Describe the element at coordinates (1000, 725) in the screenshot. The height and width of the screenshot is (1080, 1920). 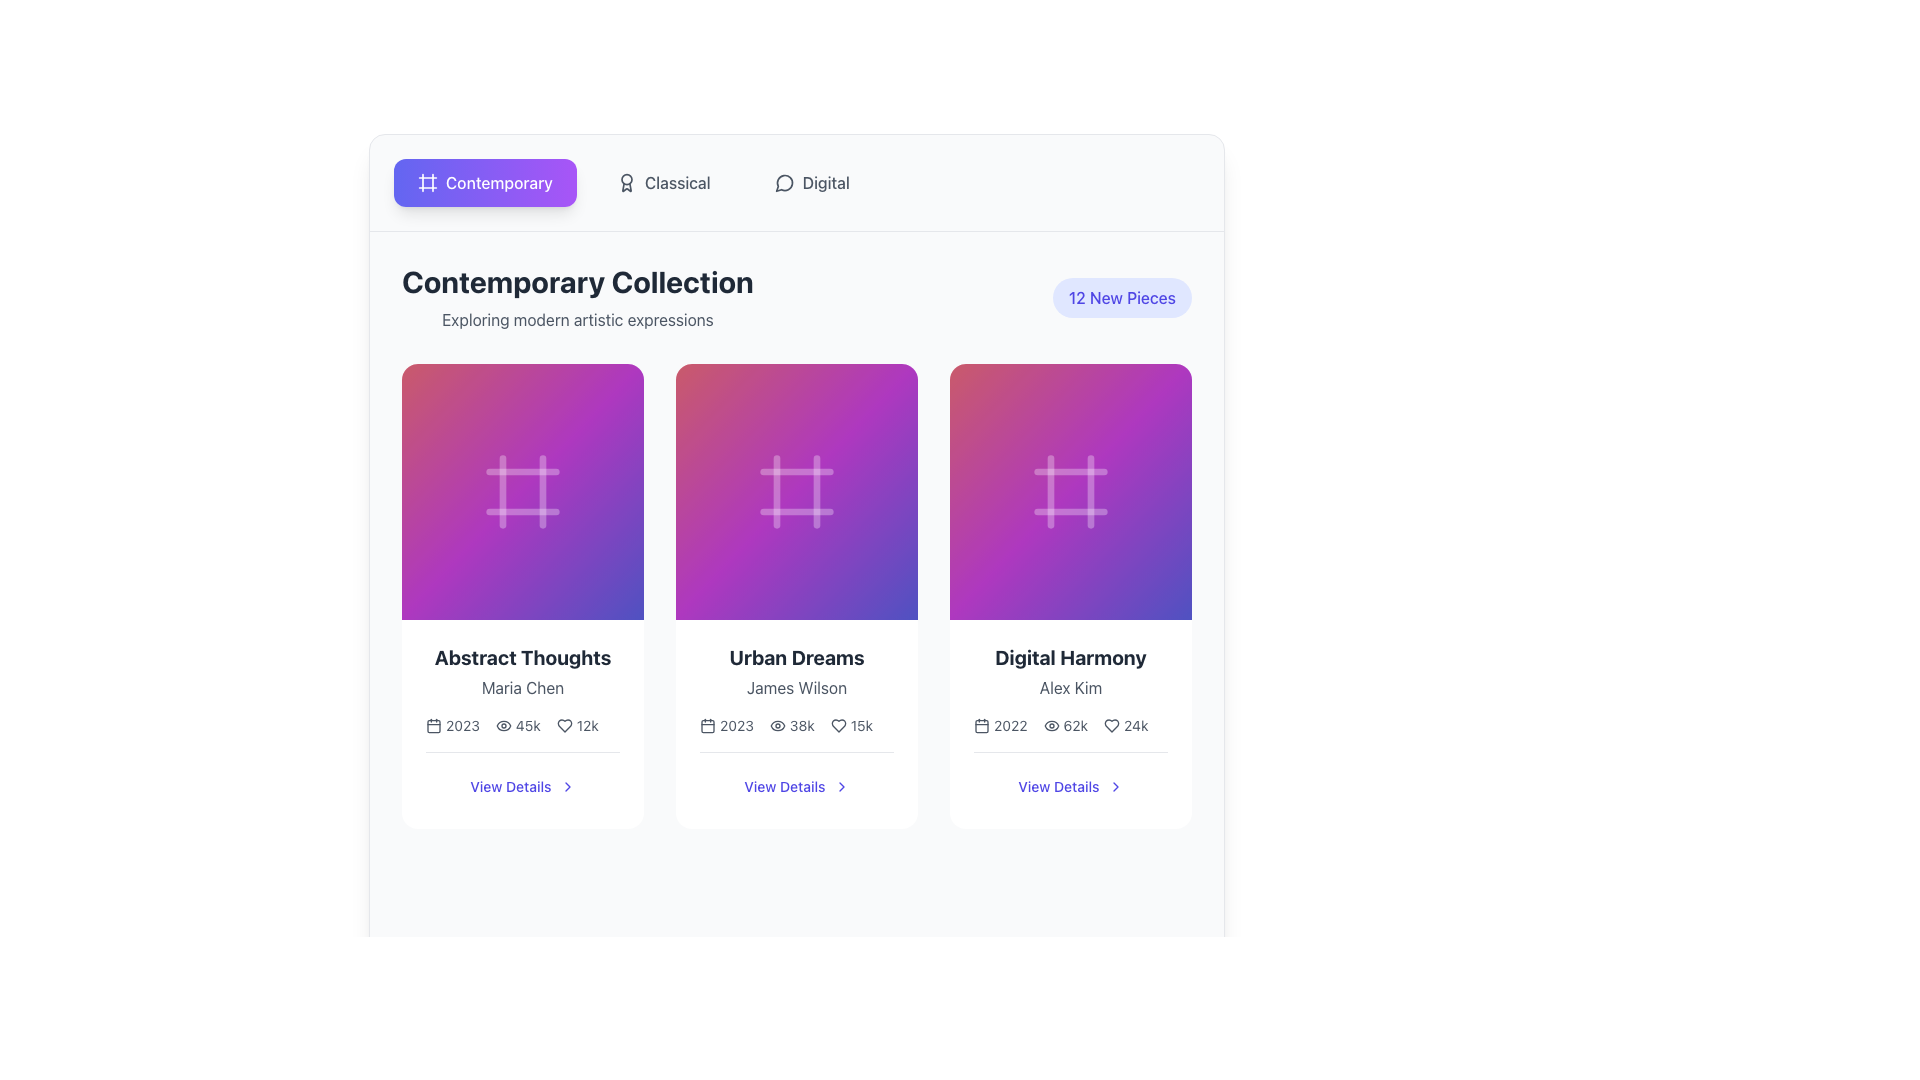
I see `the text '2022' accompanied by a calendar icon in the lower section of the third card labeled 'Digital Harmony' by 'Alex Kim'` at that location.